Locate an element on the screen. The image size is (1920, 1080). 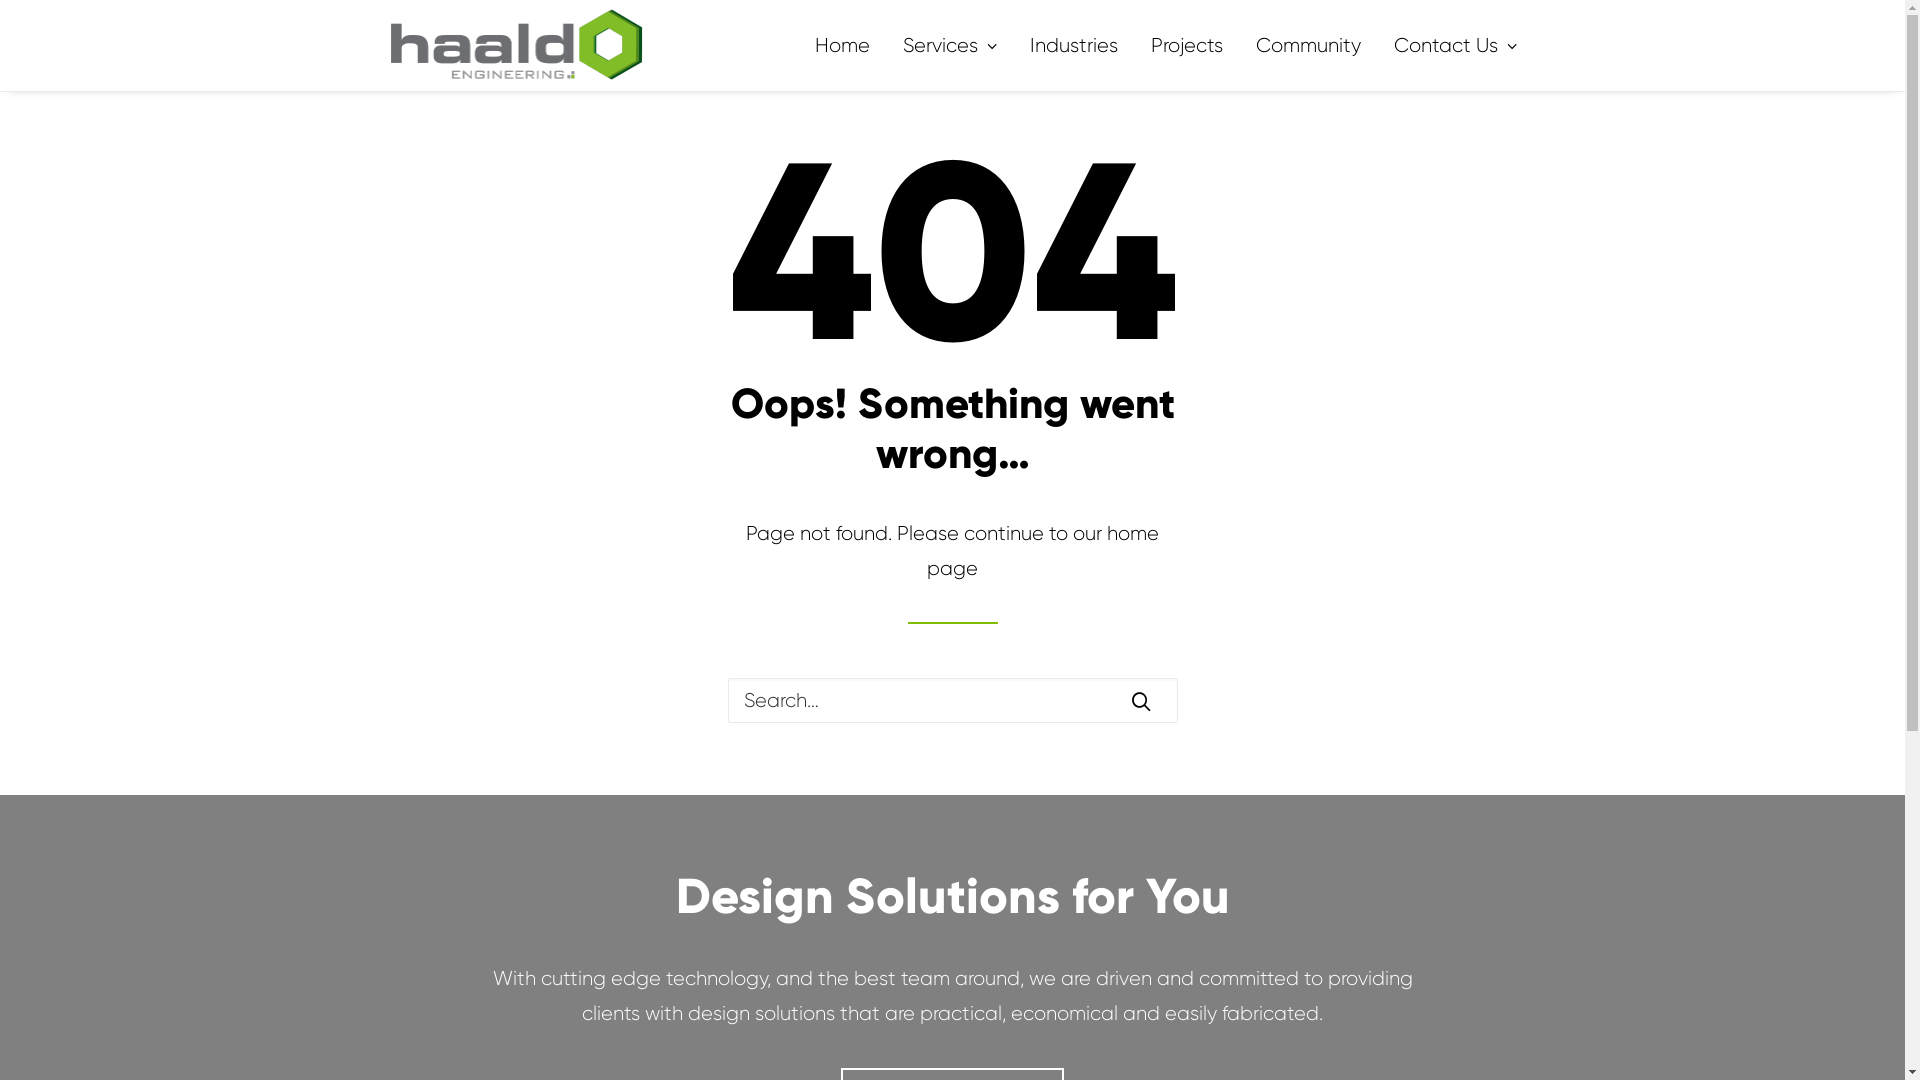
'Home' is located at coordinates (848, 45).